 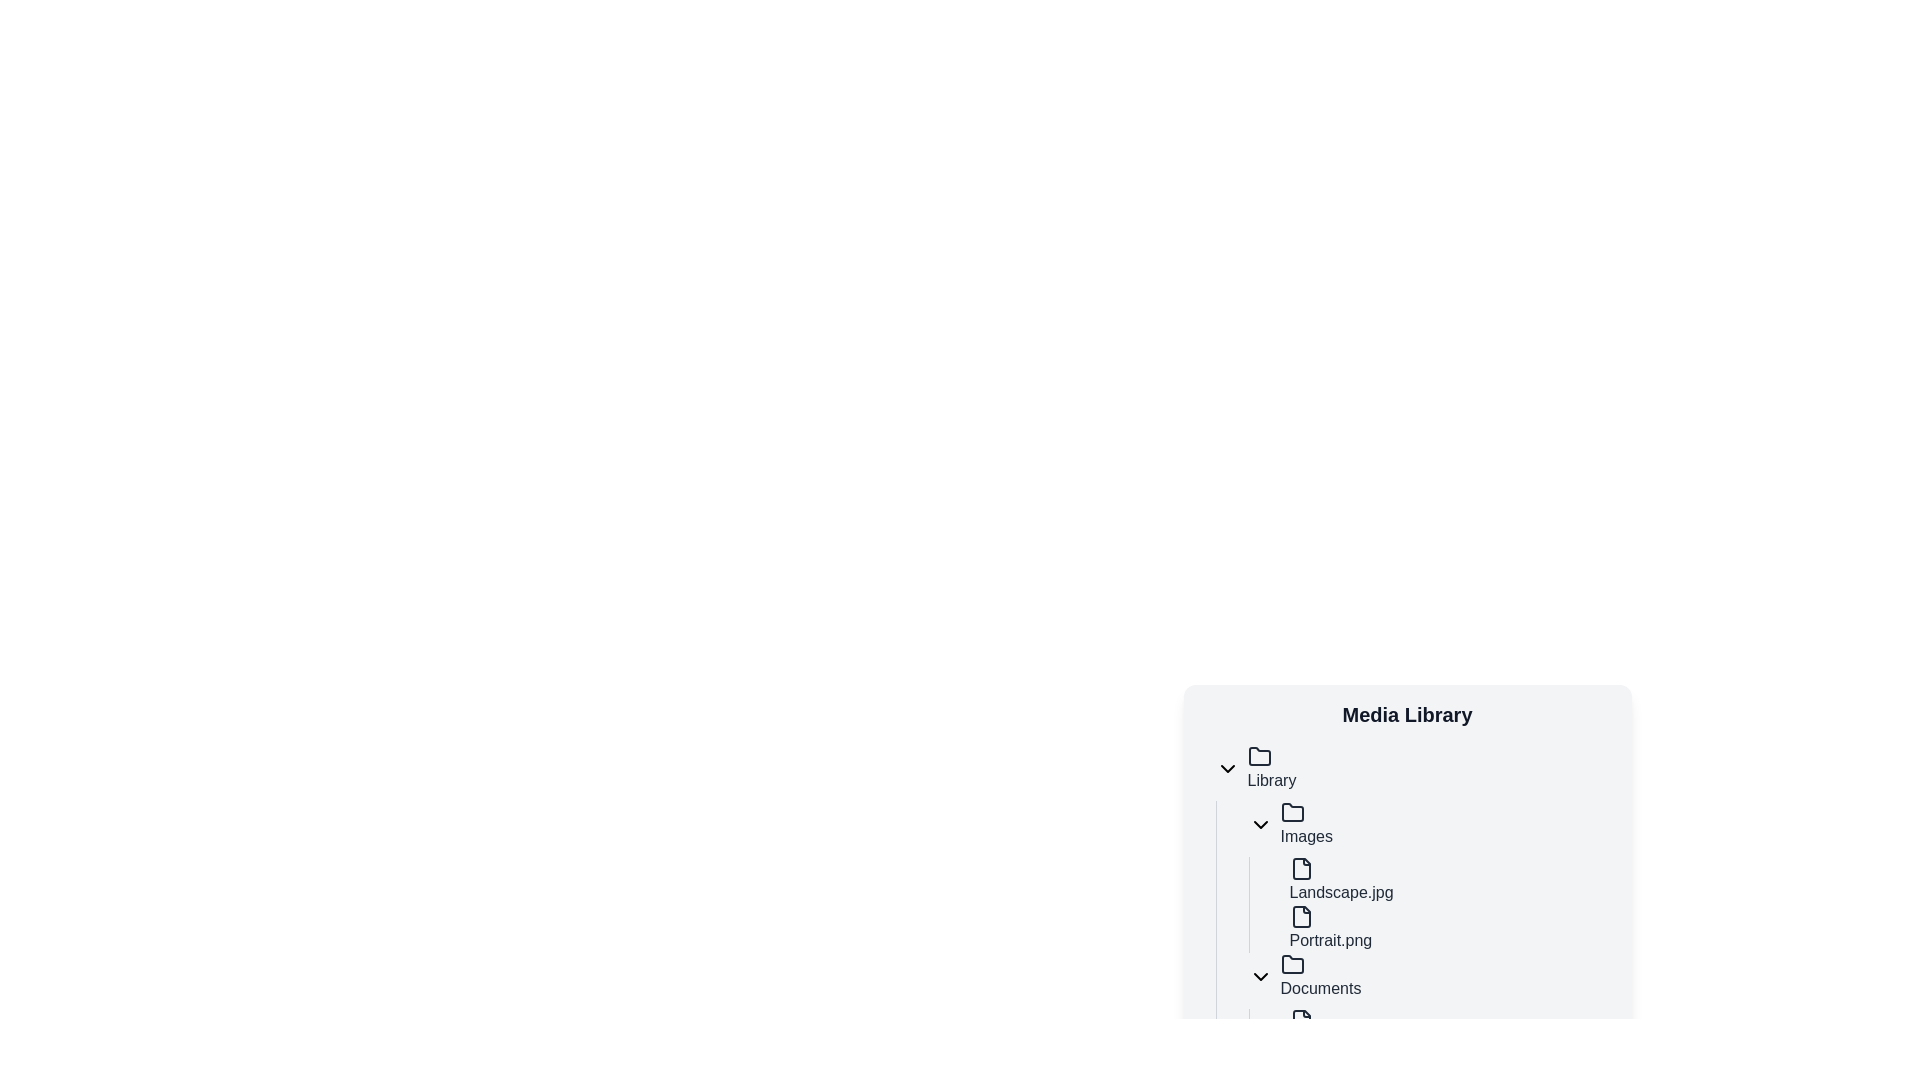 I want to click on the folder icon representing the 'Images' node within the 'Media Library' UI, so click(x=1292, y=812).